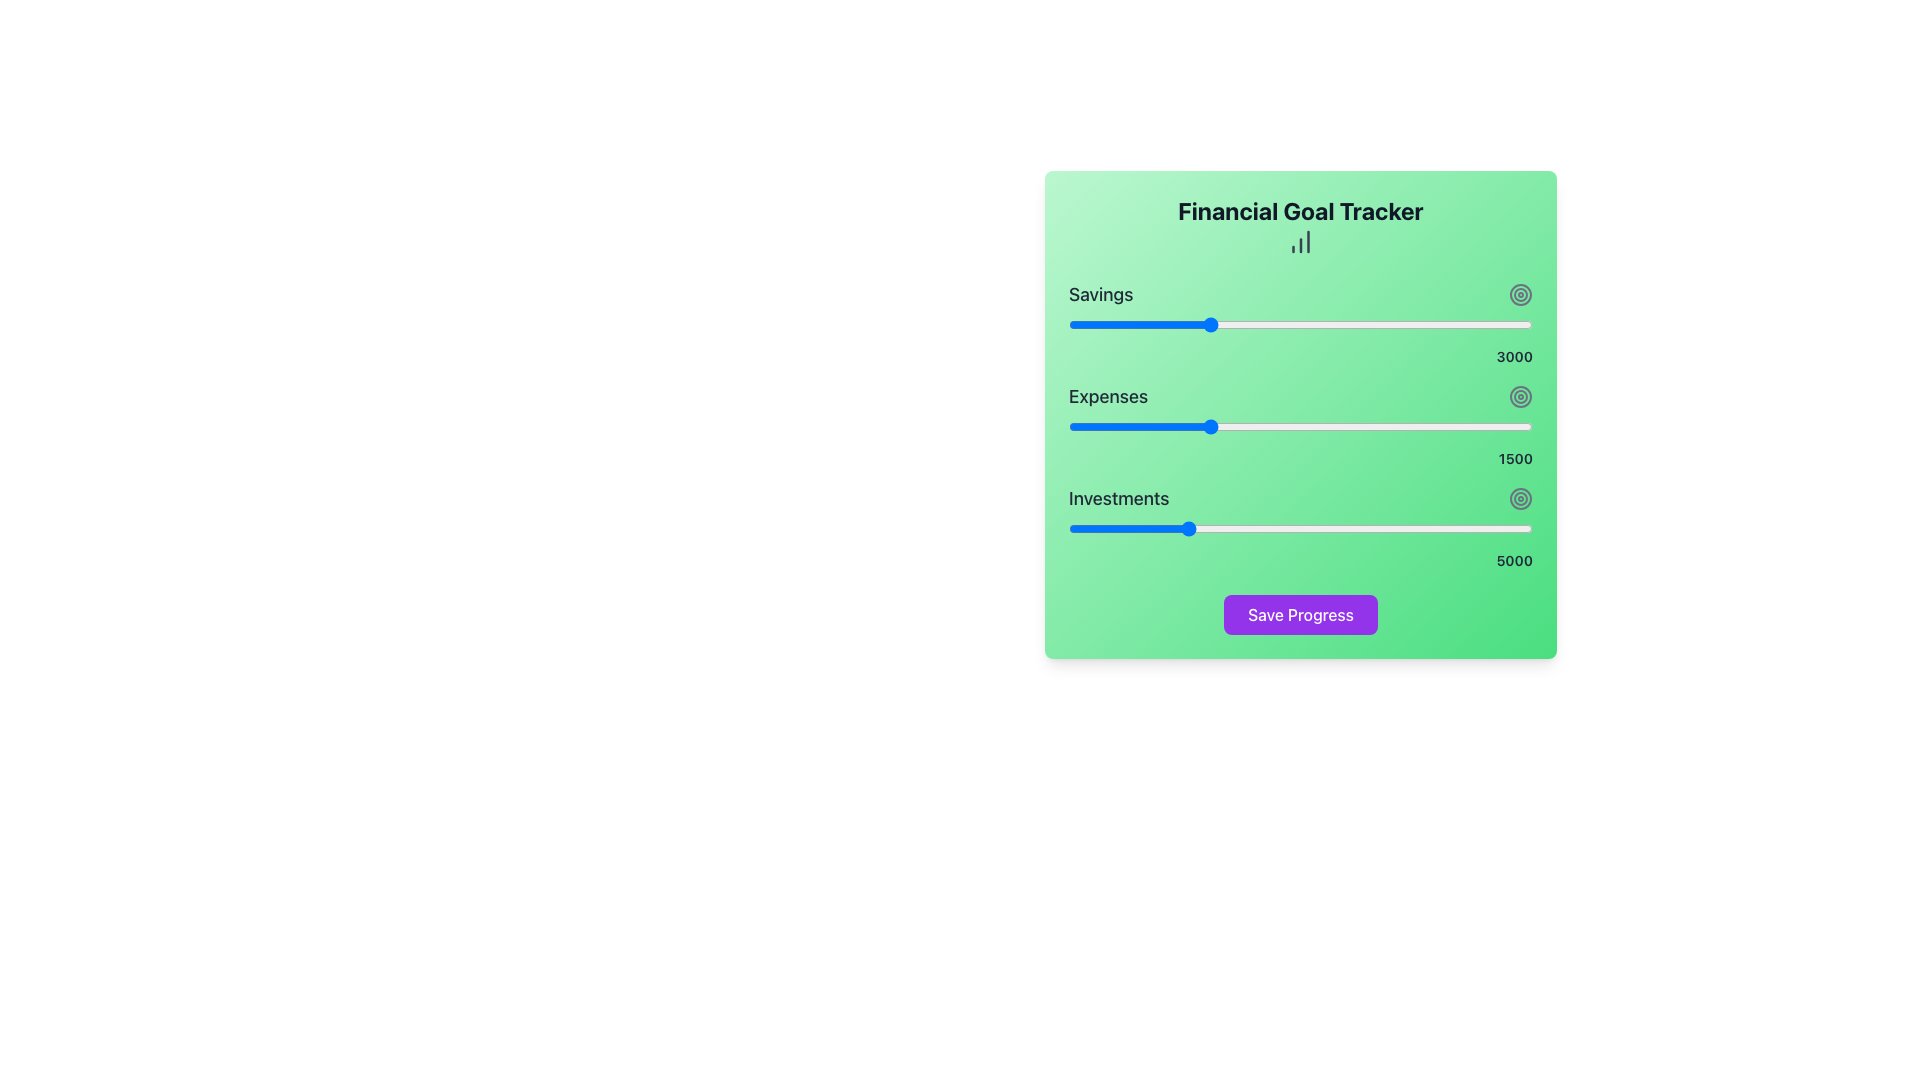 The height and width of the screenshot is (1080, 1920). I want to click on the middle SVG Circle, which is a circular shape with a radius of 6 units, located centrally within a widget's graphical hover icon area, so click(1520, 497).